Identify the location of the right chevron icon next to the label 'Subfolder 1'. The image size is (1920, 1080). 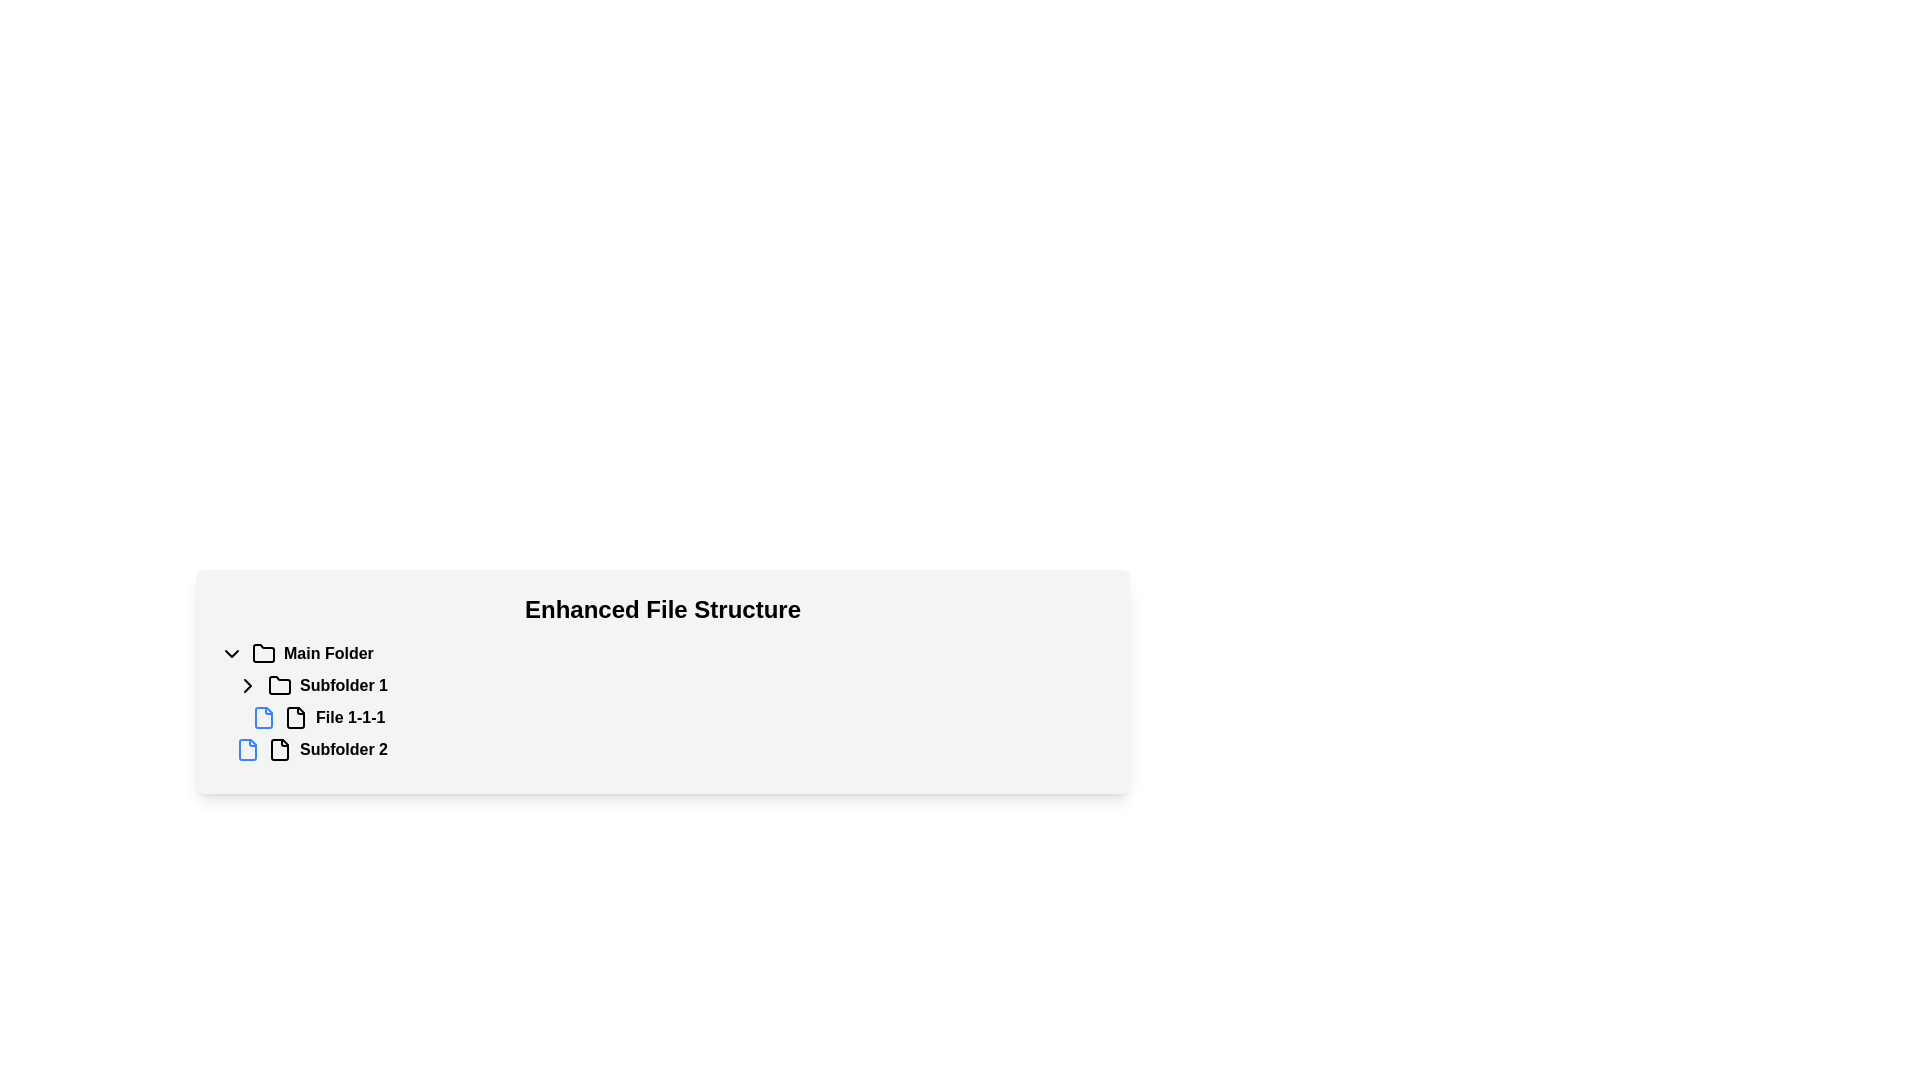
(247, 685).